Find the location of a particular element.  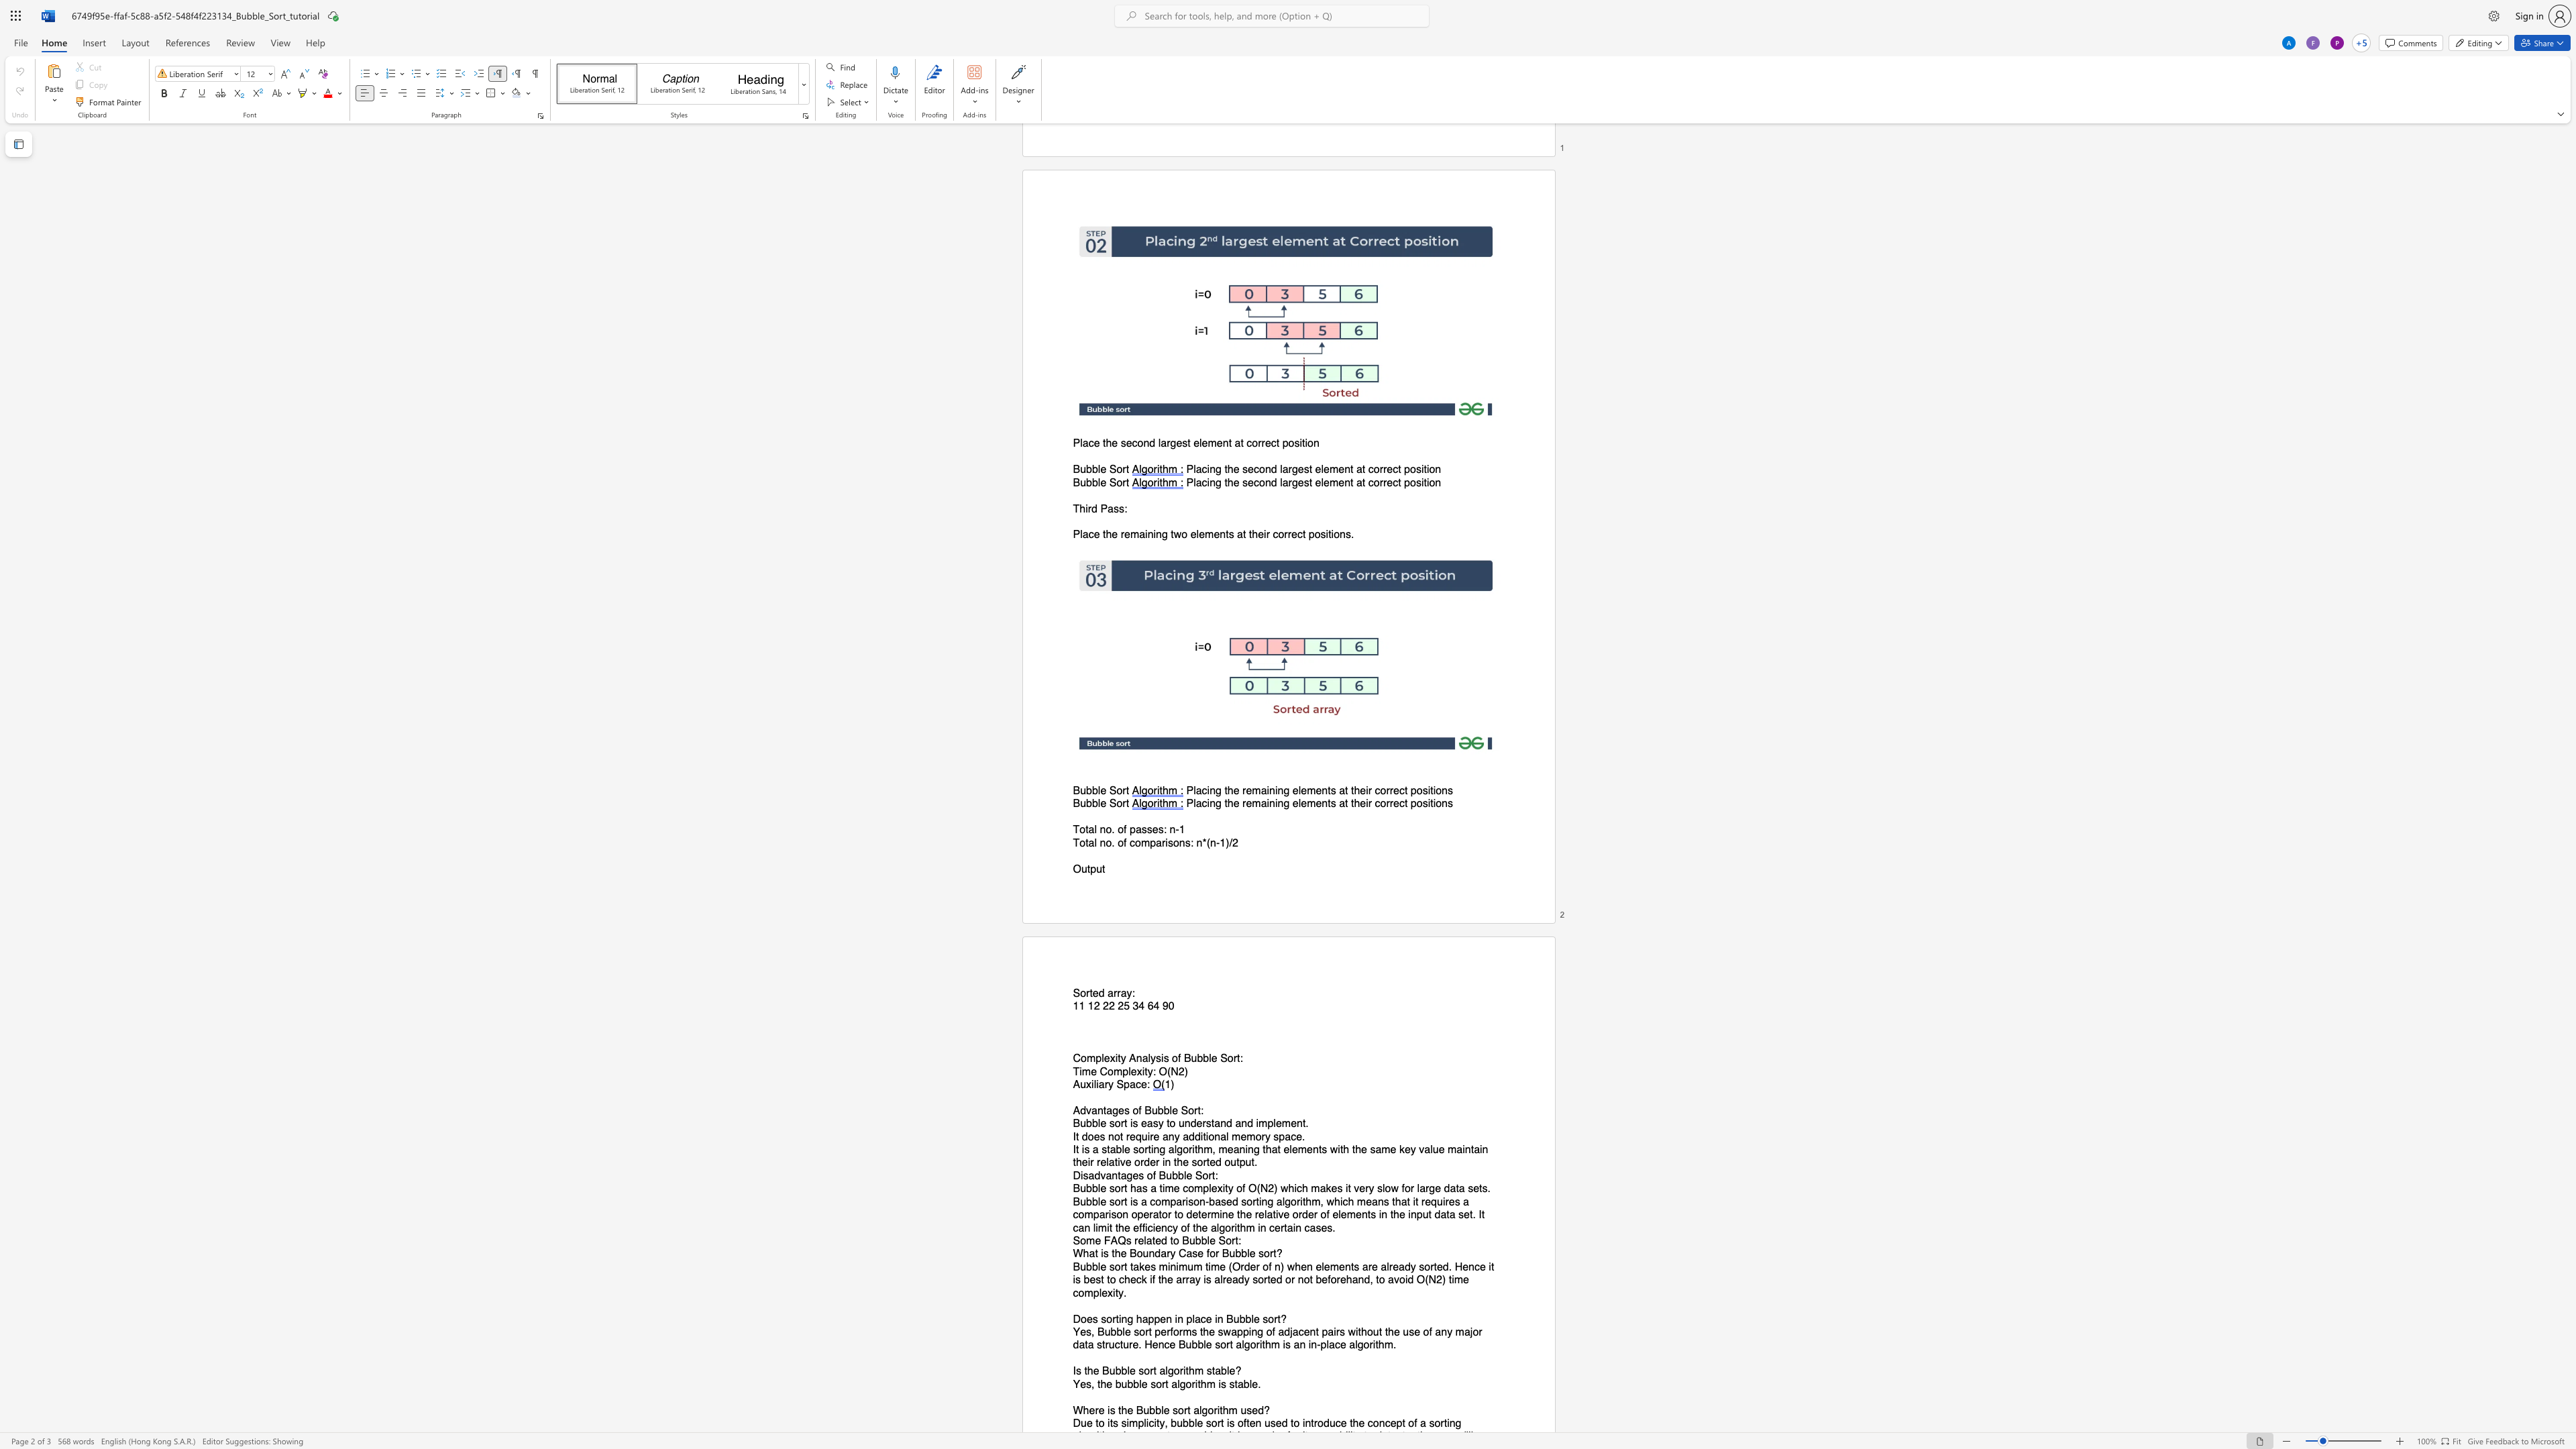

the 1th character "B" in the text is located at coordinates (1230, 1318).